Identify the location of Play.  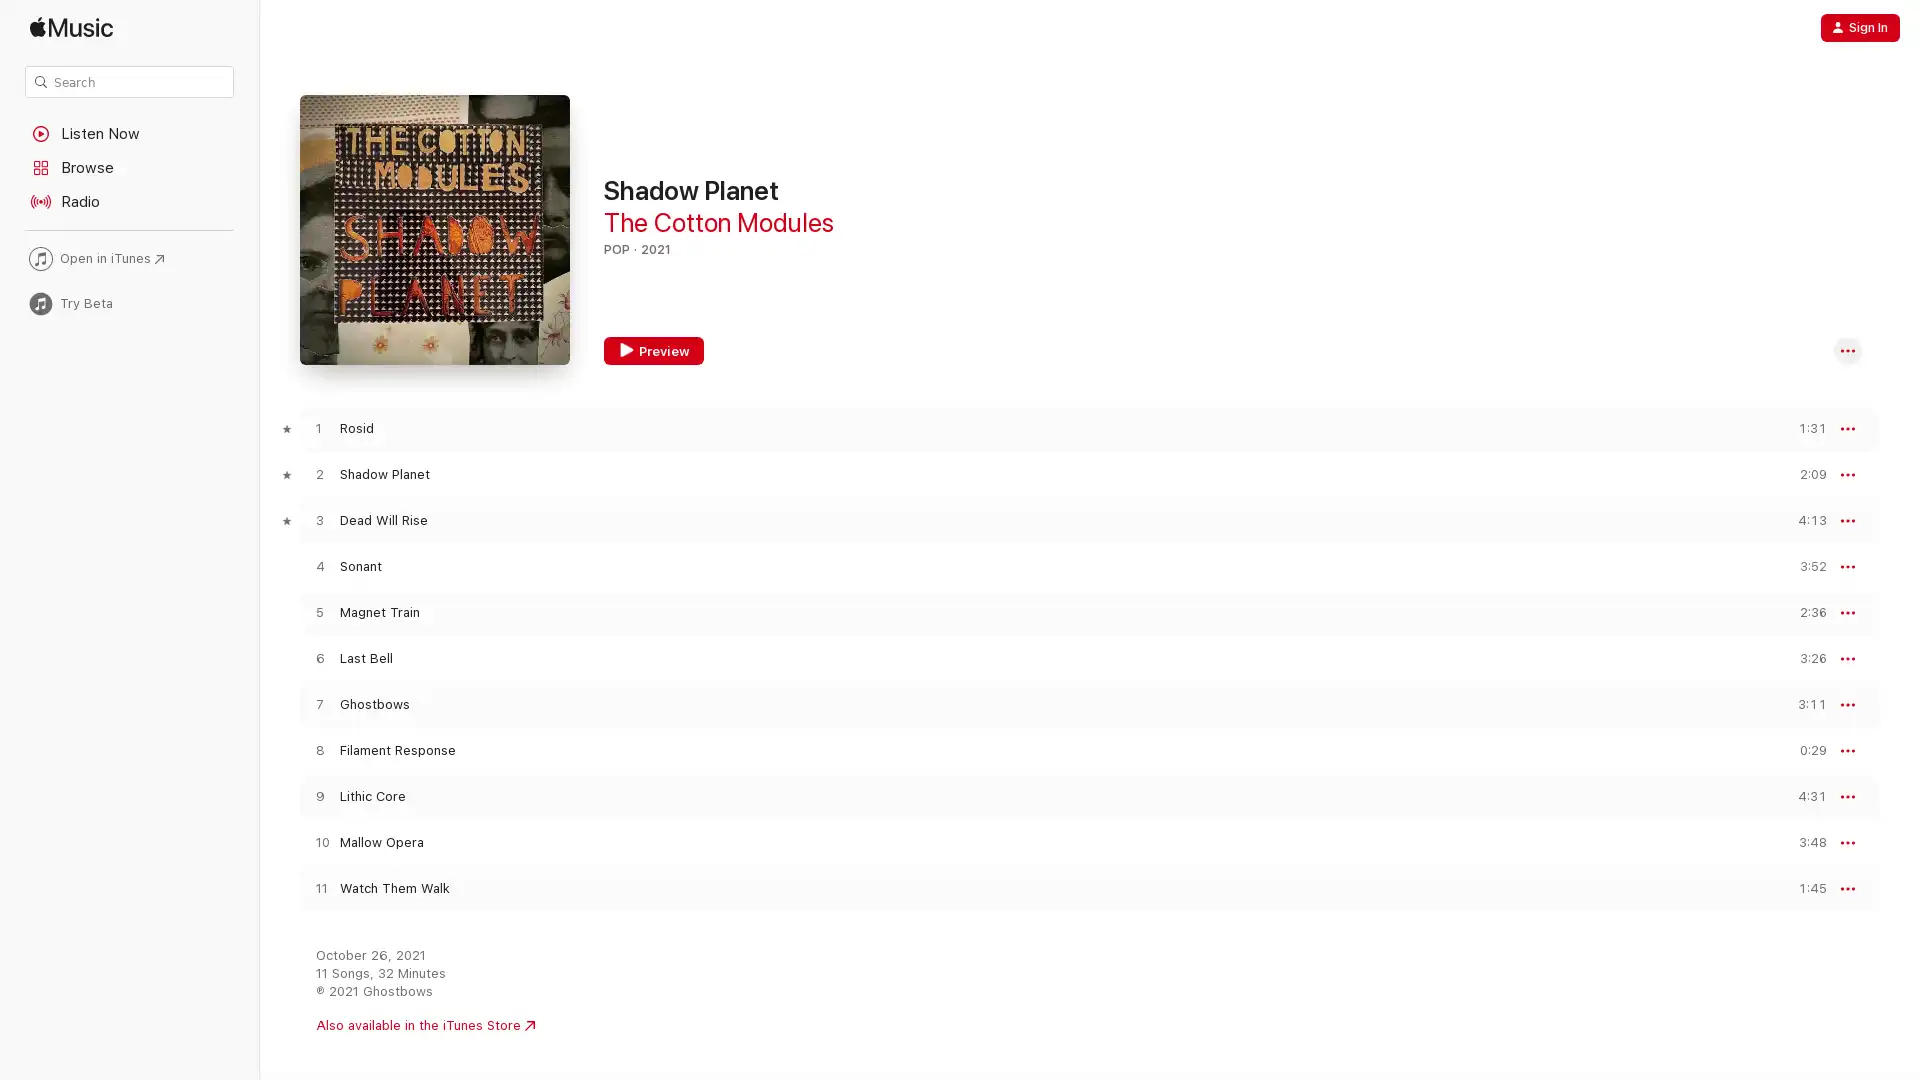
(318, 474).